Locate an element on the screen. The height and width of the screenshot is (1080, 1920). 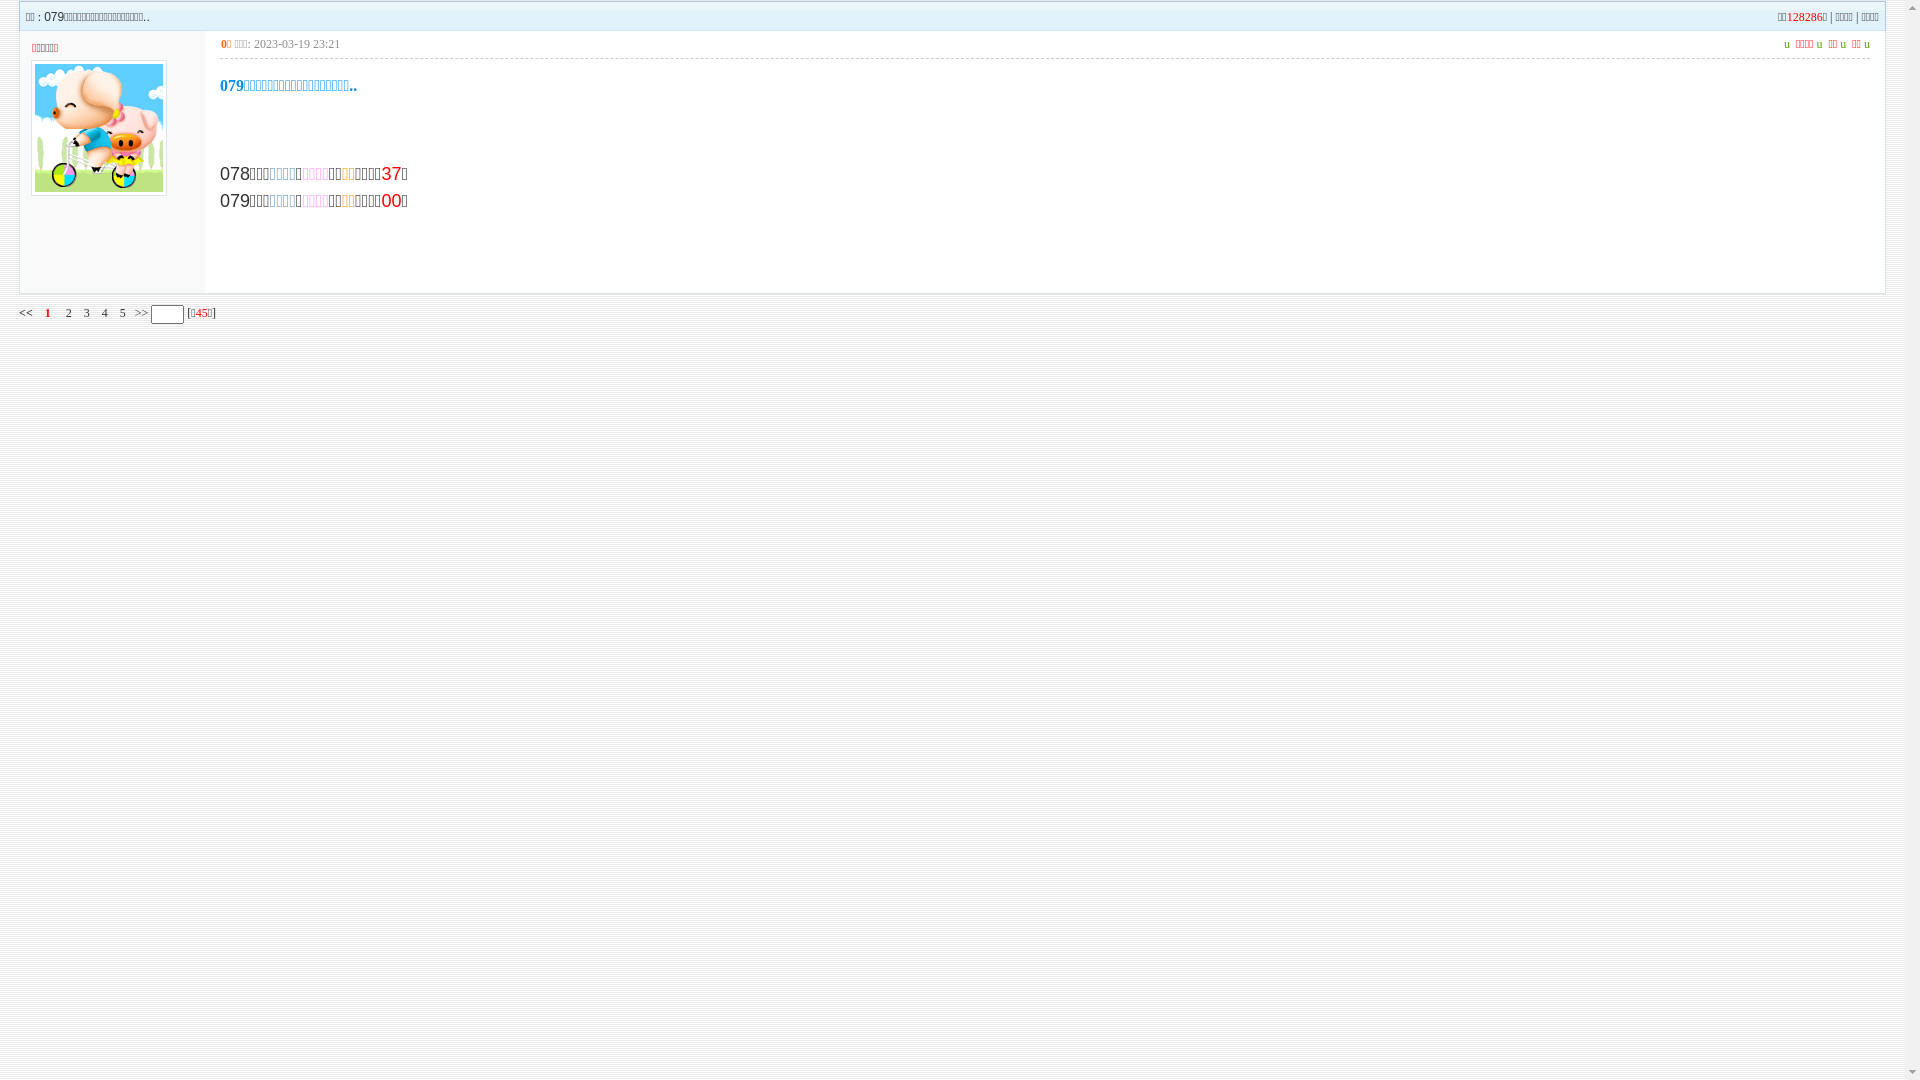
'>>' is located at coordinates (139, 312).